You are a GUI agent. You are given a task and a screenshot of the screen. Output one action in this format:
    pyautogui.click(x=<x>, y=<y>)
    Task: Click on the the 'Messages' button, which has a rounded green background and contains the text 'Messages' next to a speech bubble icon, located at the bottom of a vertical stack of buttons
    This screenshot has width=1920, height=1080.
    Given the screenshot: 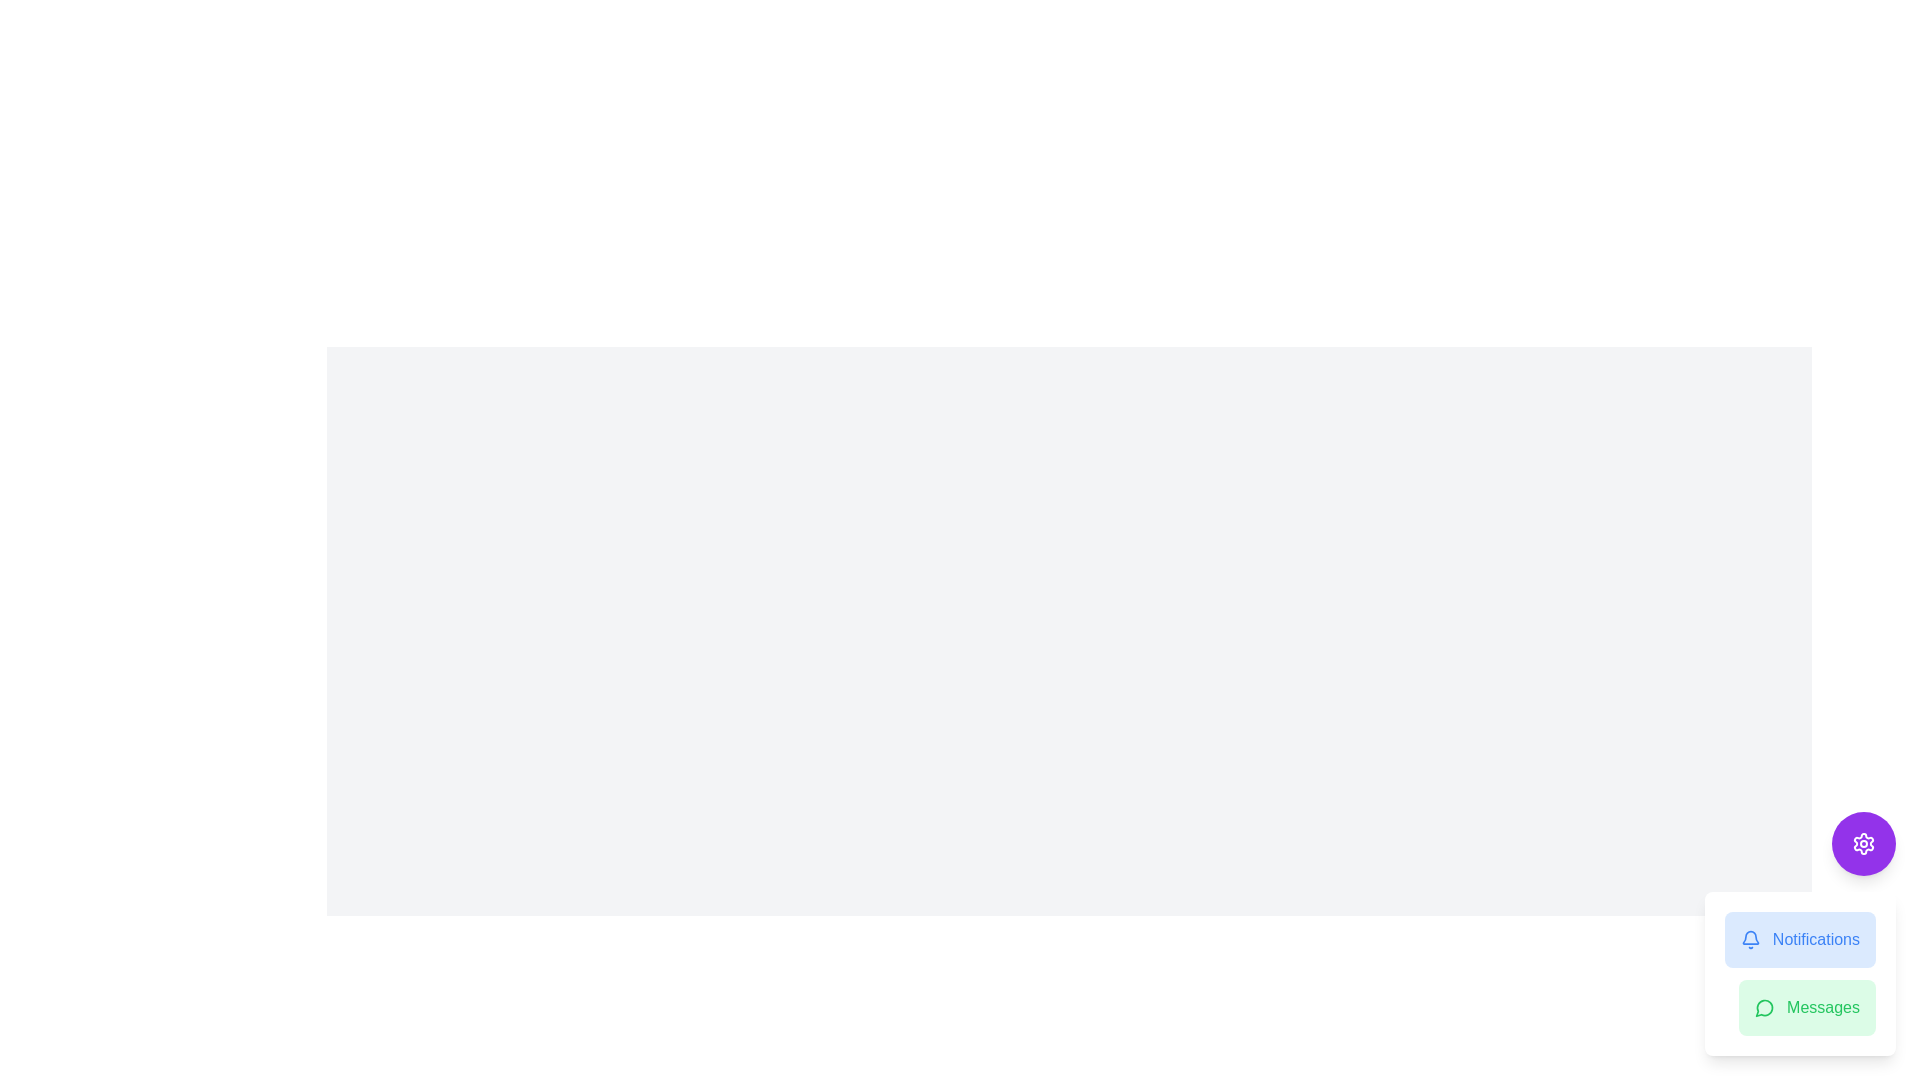 What is the action you would take?
    pyautogui.click(x=1807, y=1007)
    